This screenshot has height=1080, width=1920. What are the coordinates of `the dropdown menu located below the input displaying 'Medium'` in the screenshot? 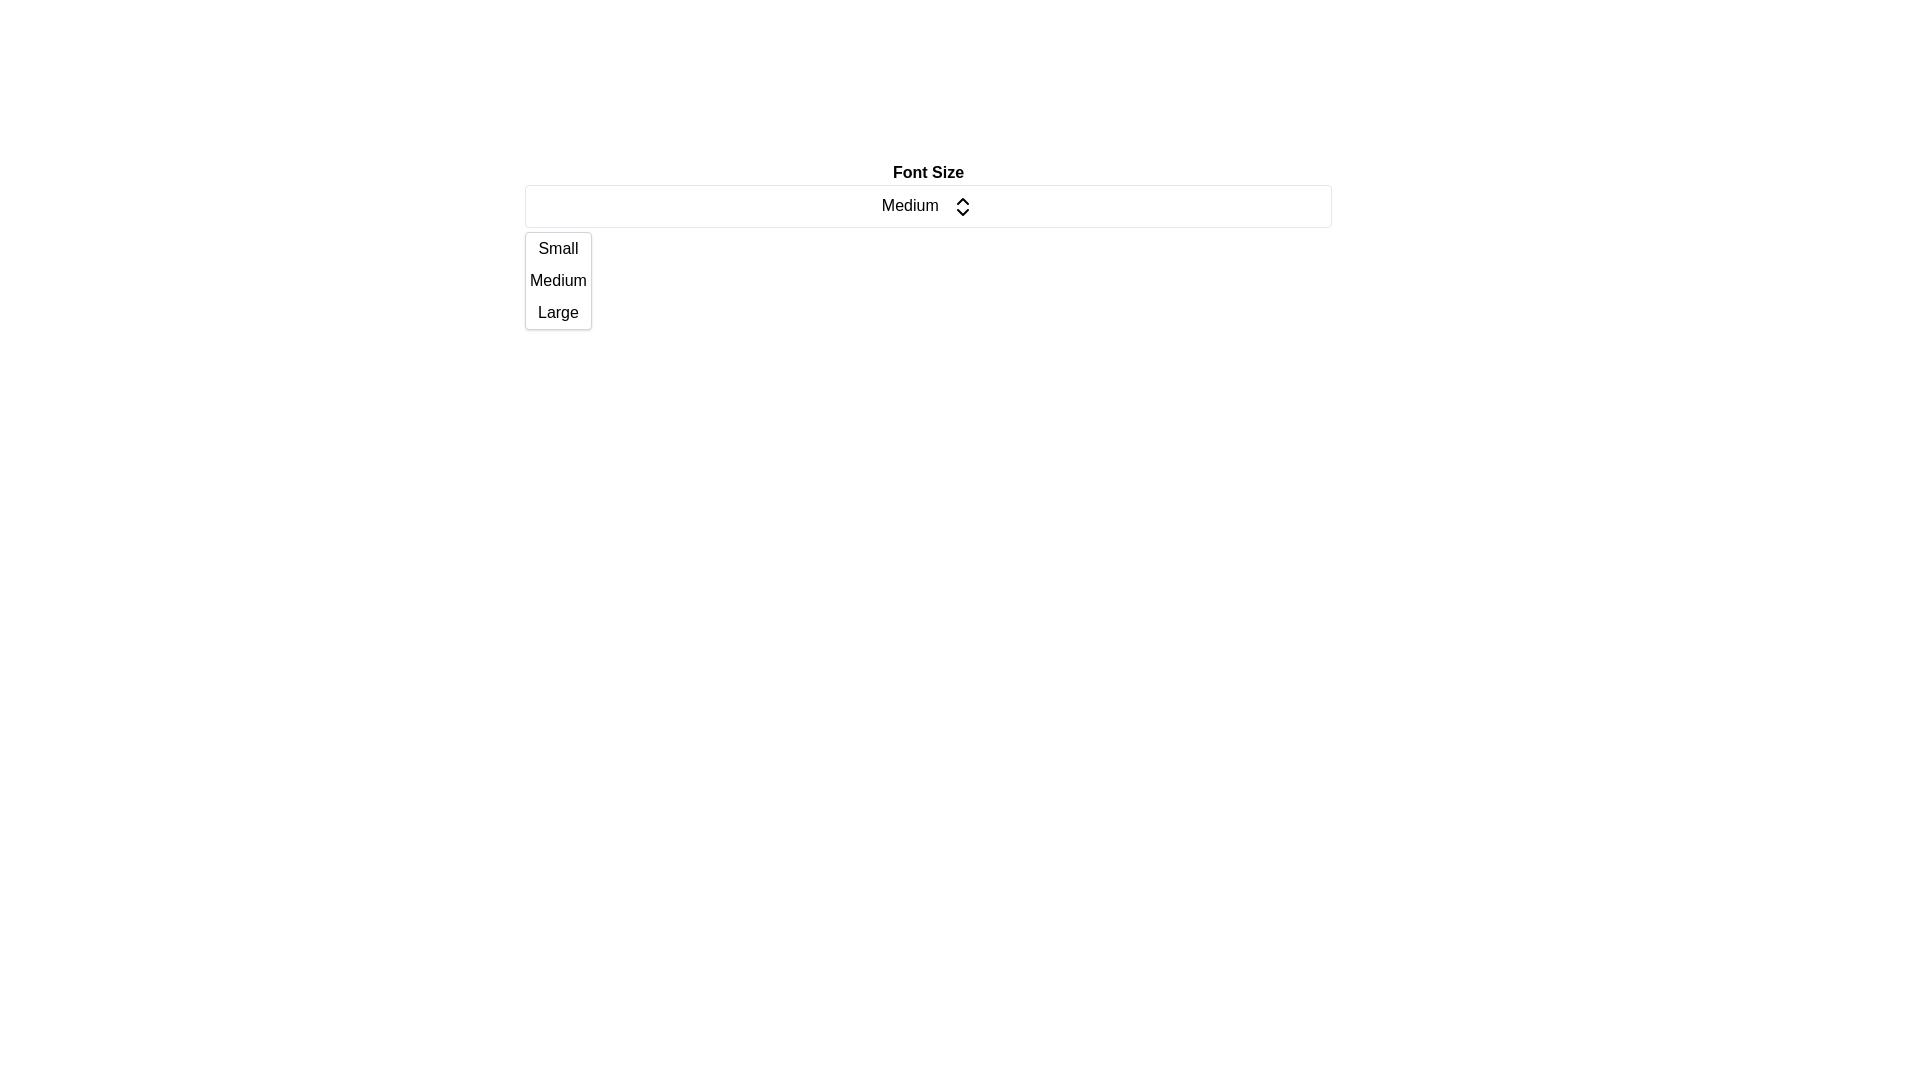 It's located at (558, 280).